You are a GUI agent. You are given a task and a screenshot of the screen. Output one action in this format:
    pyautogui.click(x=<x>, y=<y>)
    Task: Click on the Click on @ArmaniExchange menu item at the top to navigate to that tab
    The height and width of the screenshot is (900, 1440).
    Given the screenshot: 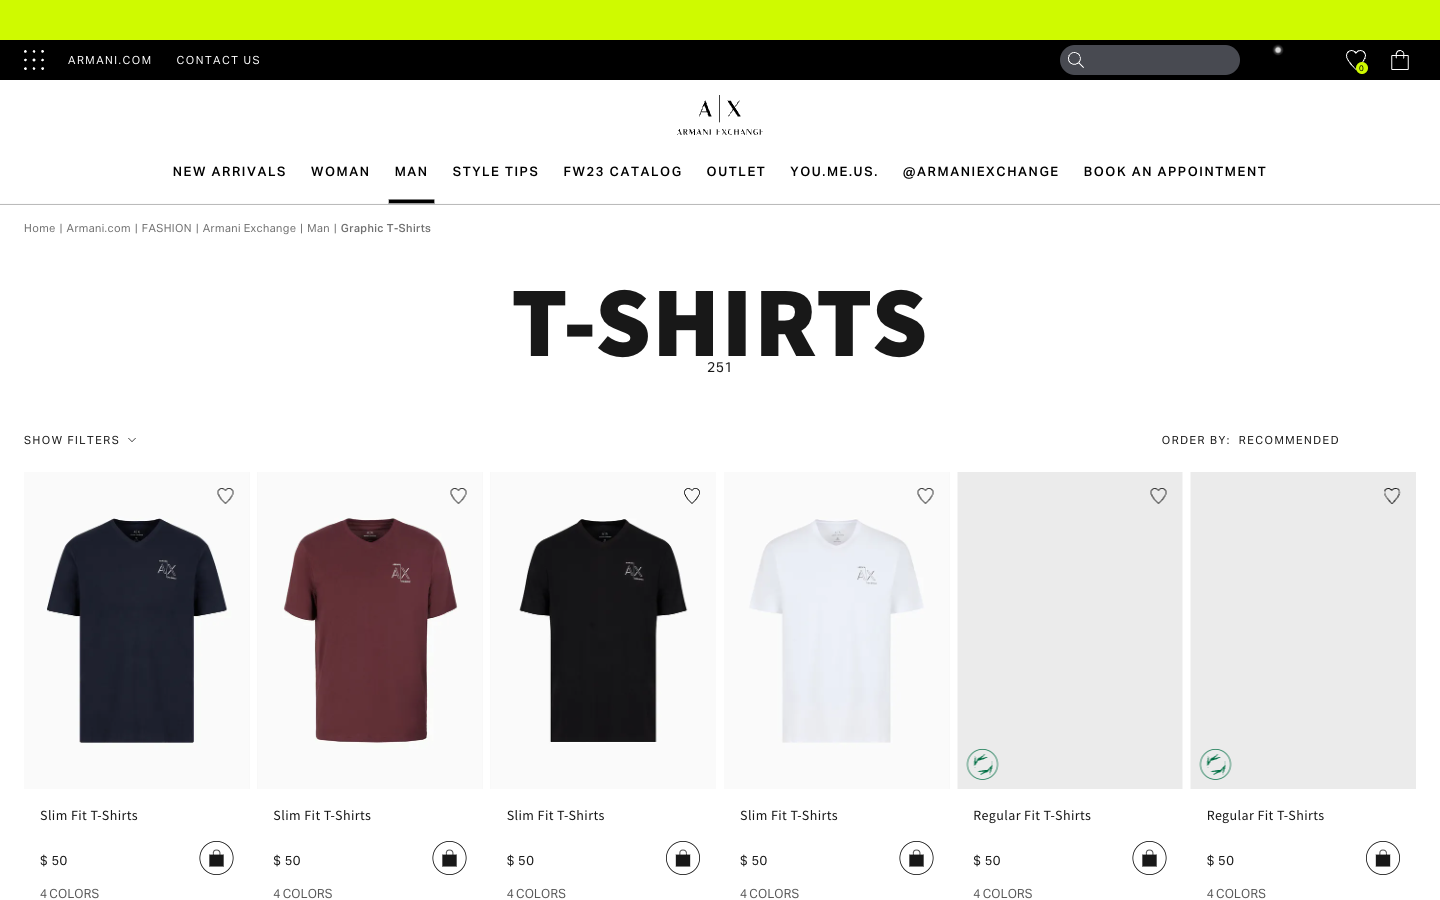 What is the action you would take?
    pyautogui.click(x=980, y=171)
    